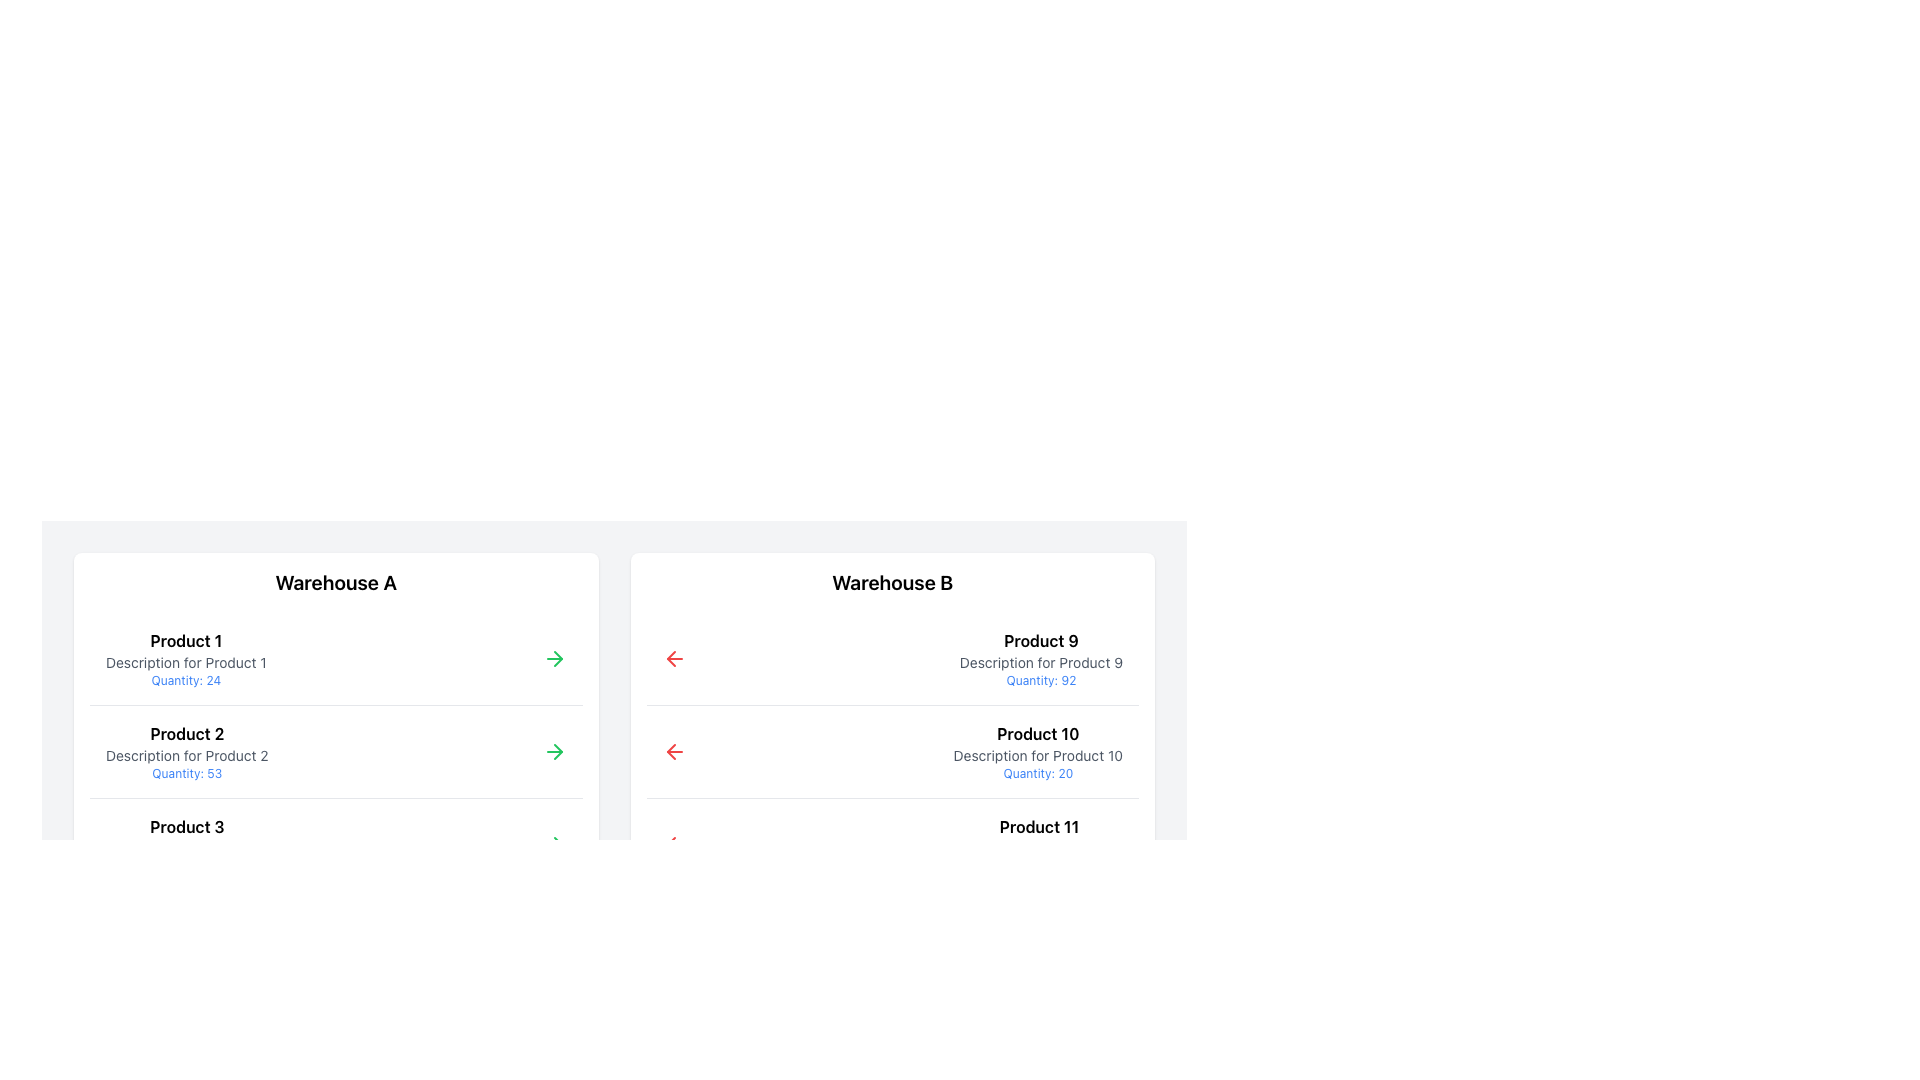 The height and width of the screenshot is (1080, 1920). I want to click on the Text Label serving as the product name in the third product information card under 'Warehouse B', so click(1039, 826).